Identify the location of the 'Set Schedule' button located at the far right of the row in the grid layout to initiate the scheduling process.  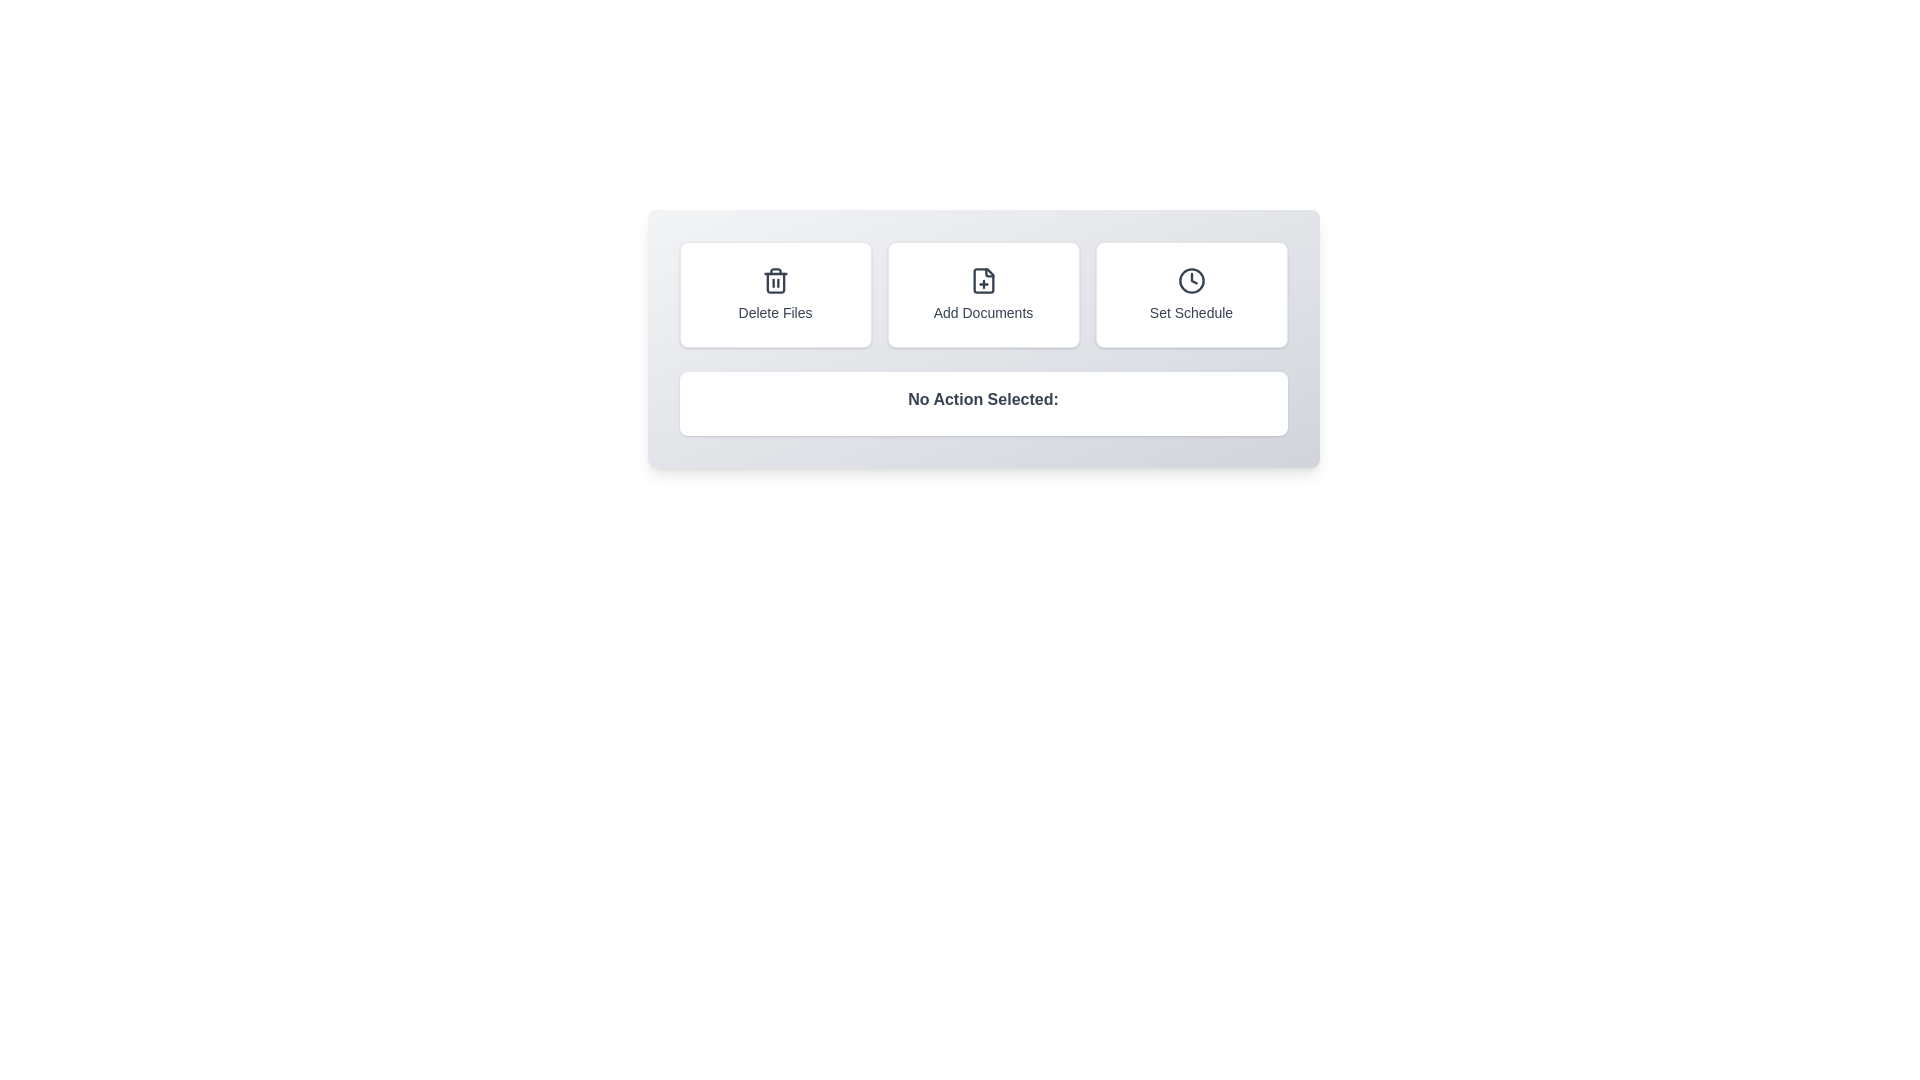
(1191, 294).